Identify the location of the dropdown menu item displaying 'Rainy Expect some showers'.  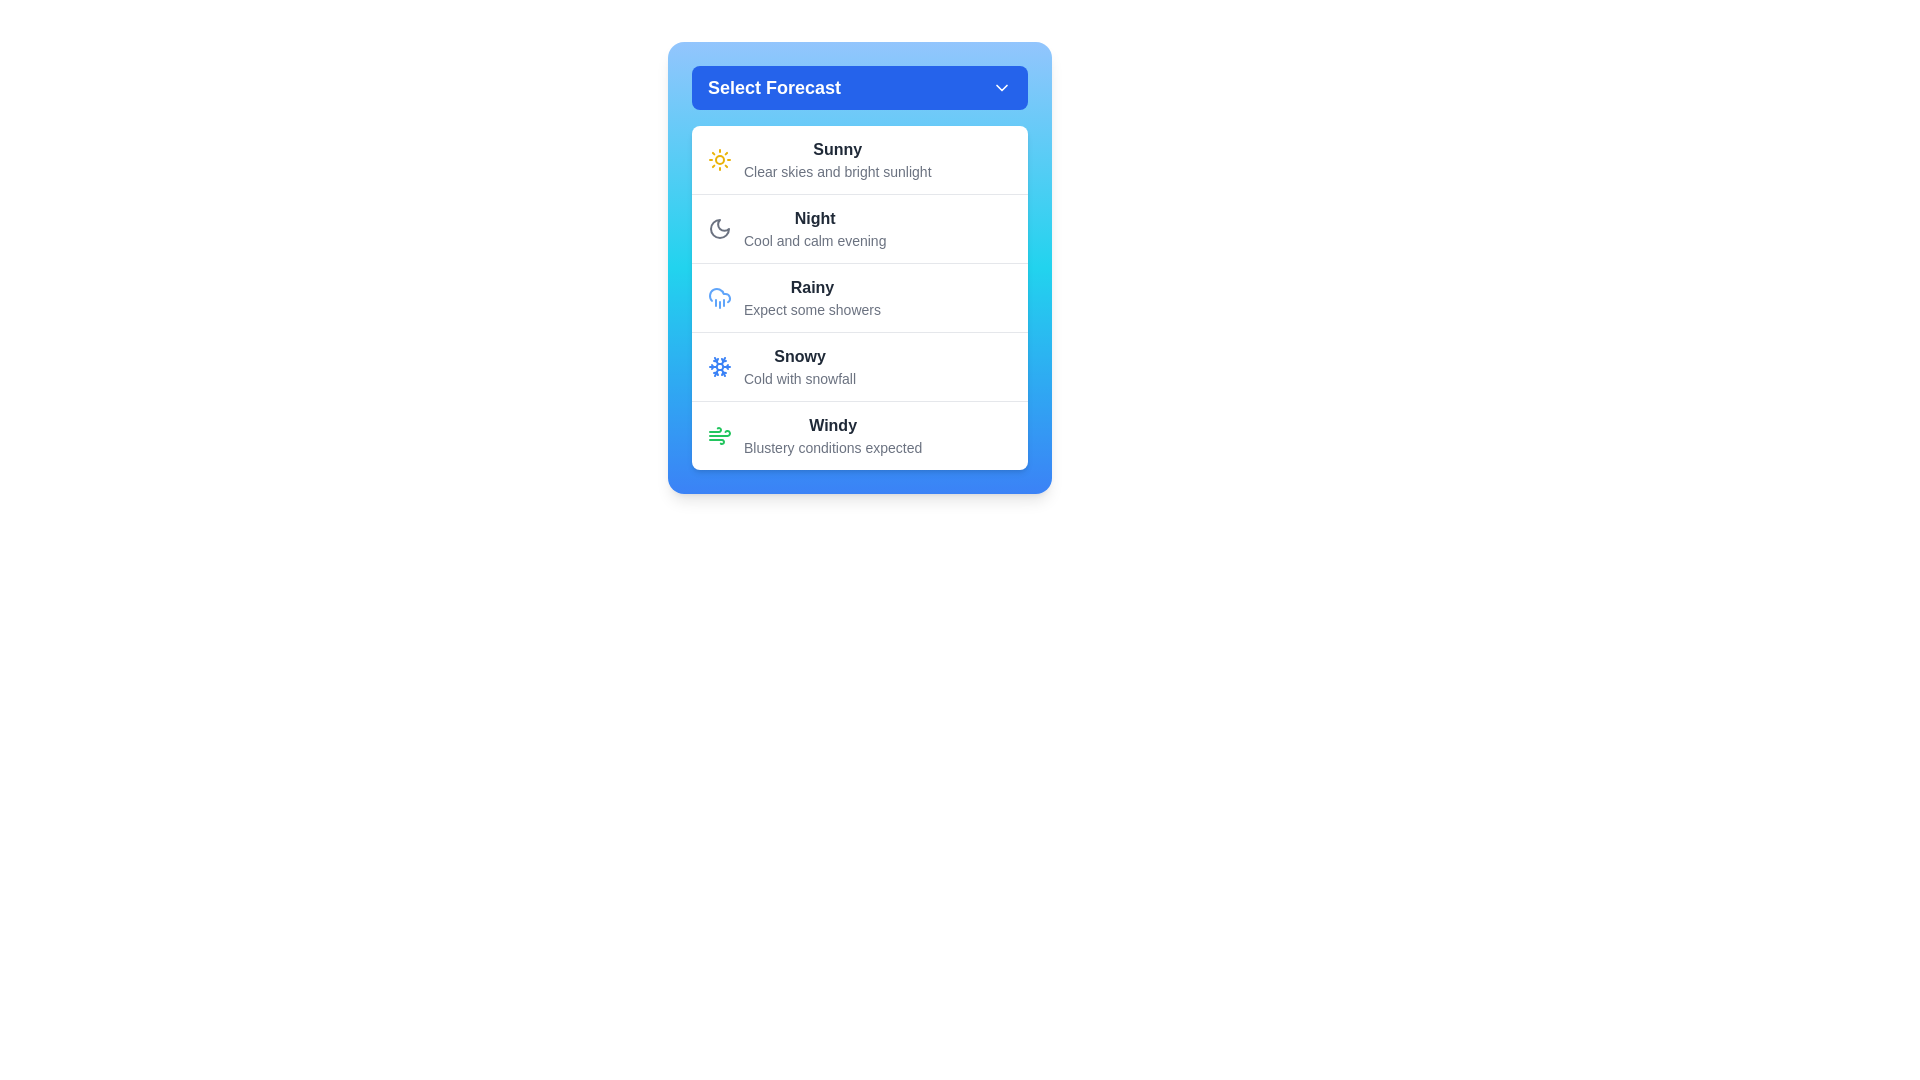
(859, 266).